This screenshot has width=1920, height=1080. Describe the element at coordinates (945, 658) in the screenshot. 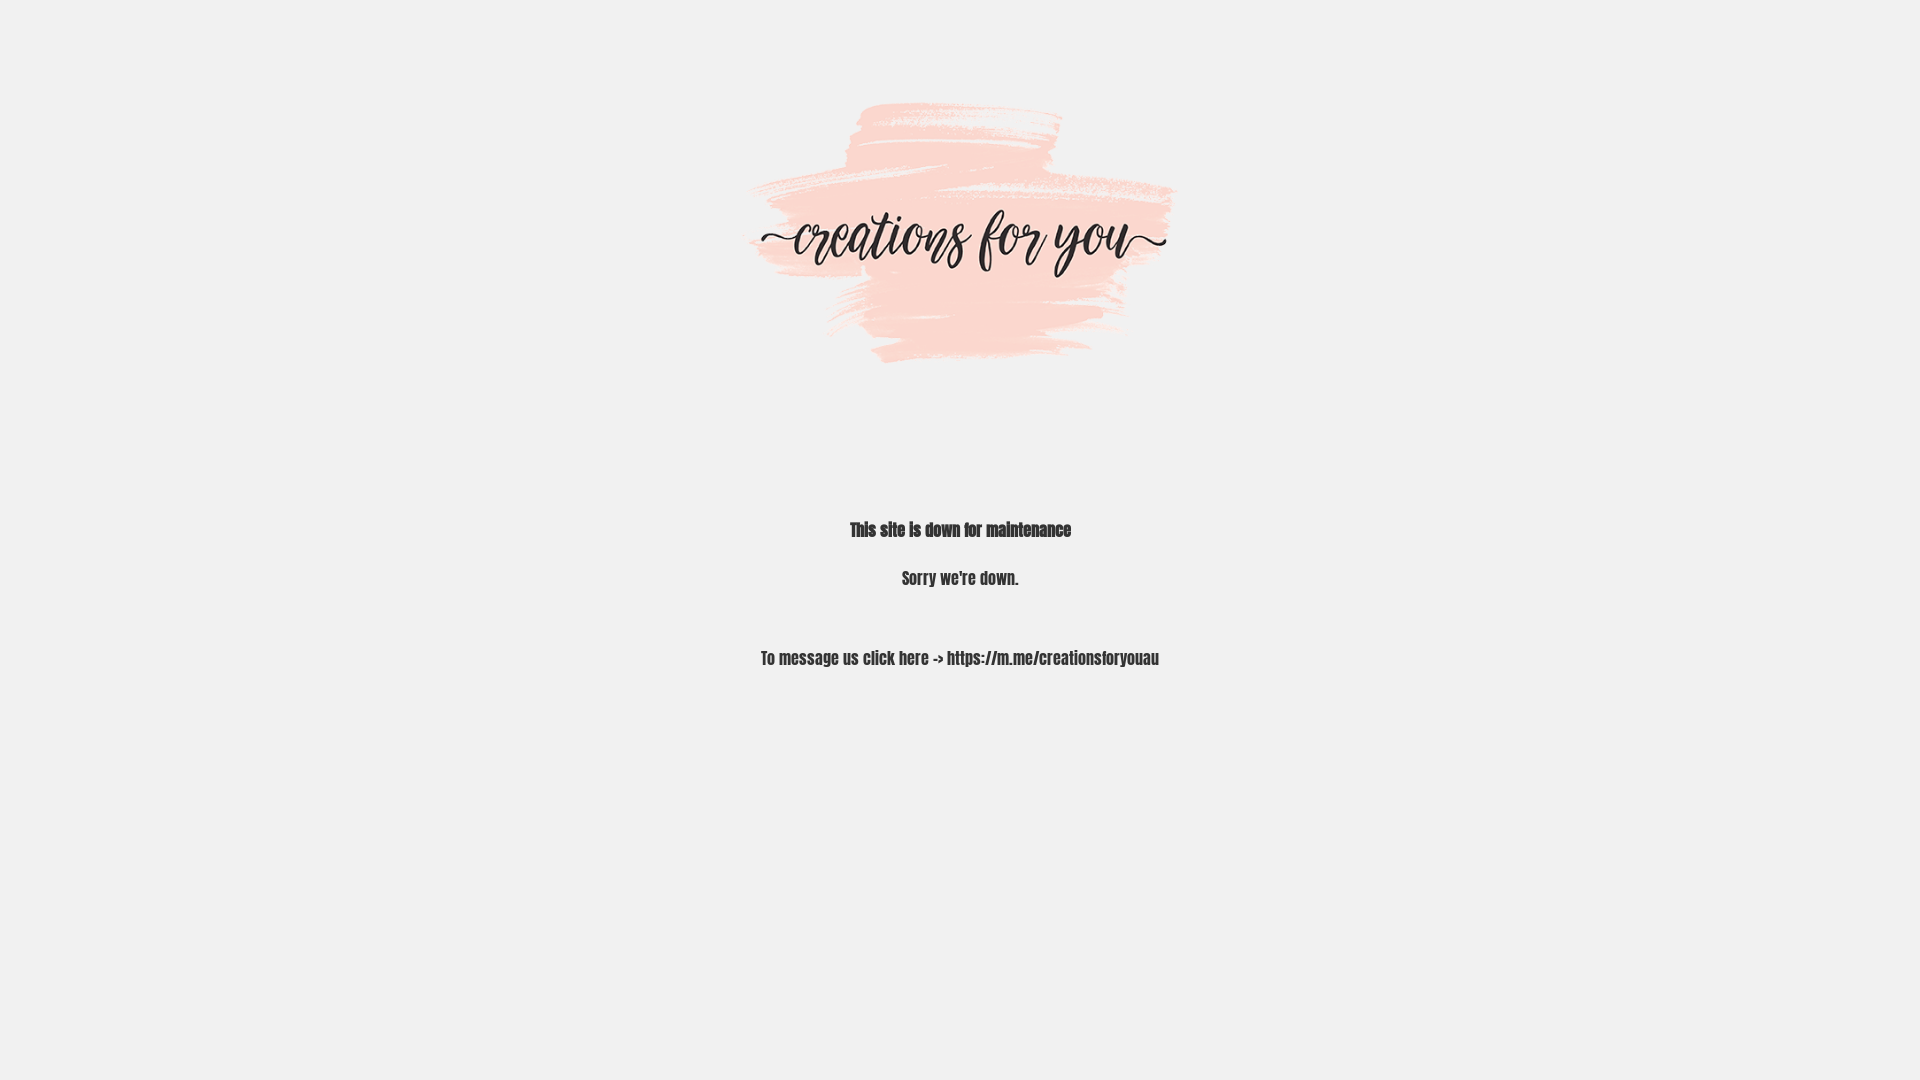

I see `'https://m.me/creationsforyouau'` at that location.